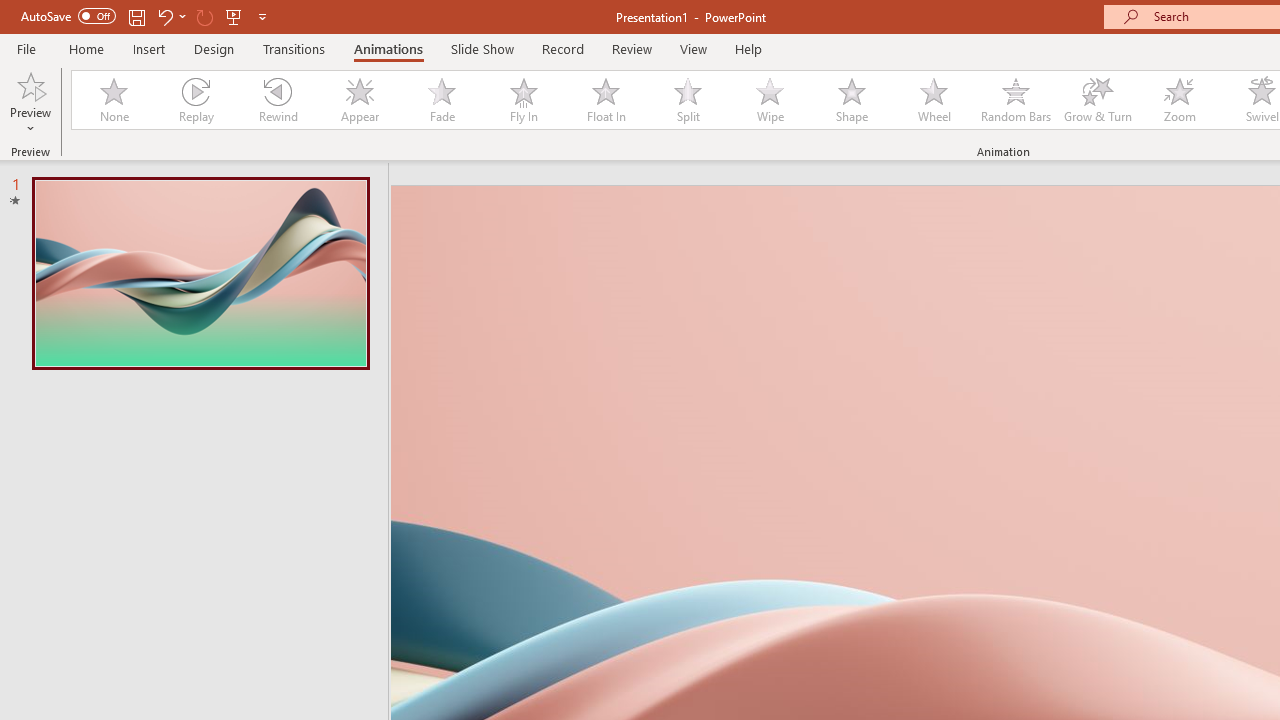 The width and height of the screenshot is (1280, 720). What do you see at coordinates (1016, 100) in the screenshot?
I see `'Random Bars'` at bounding box center [1016, 100].